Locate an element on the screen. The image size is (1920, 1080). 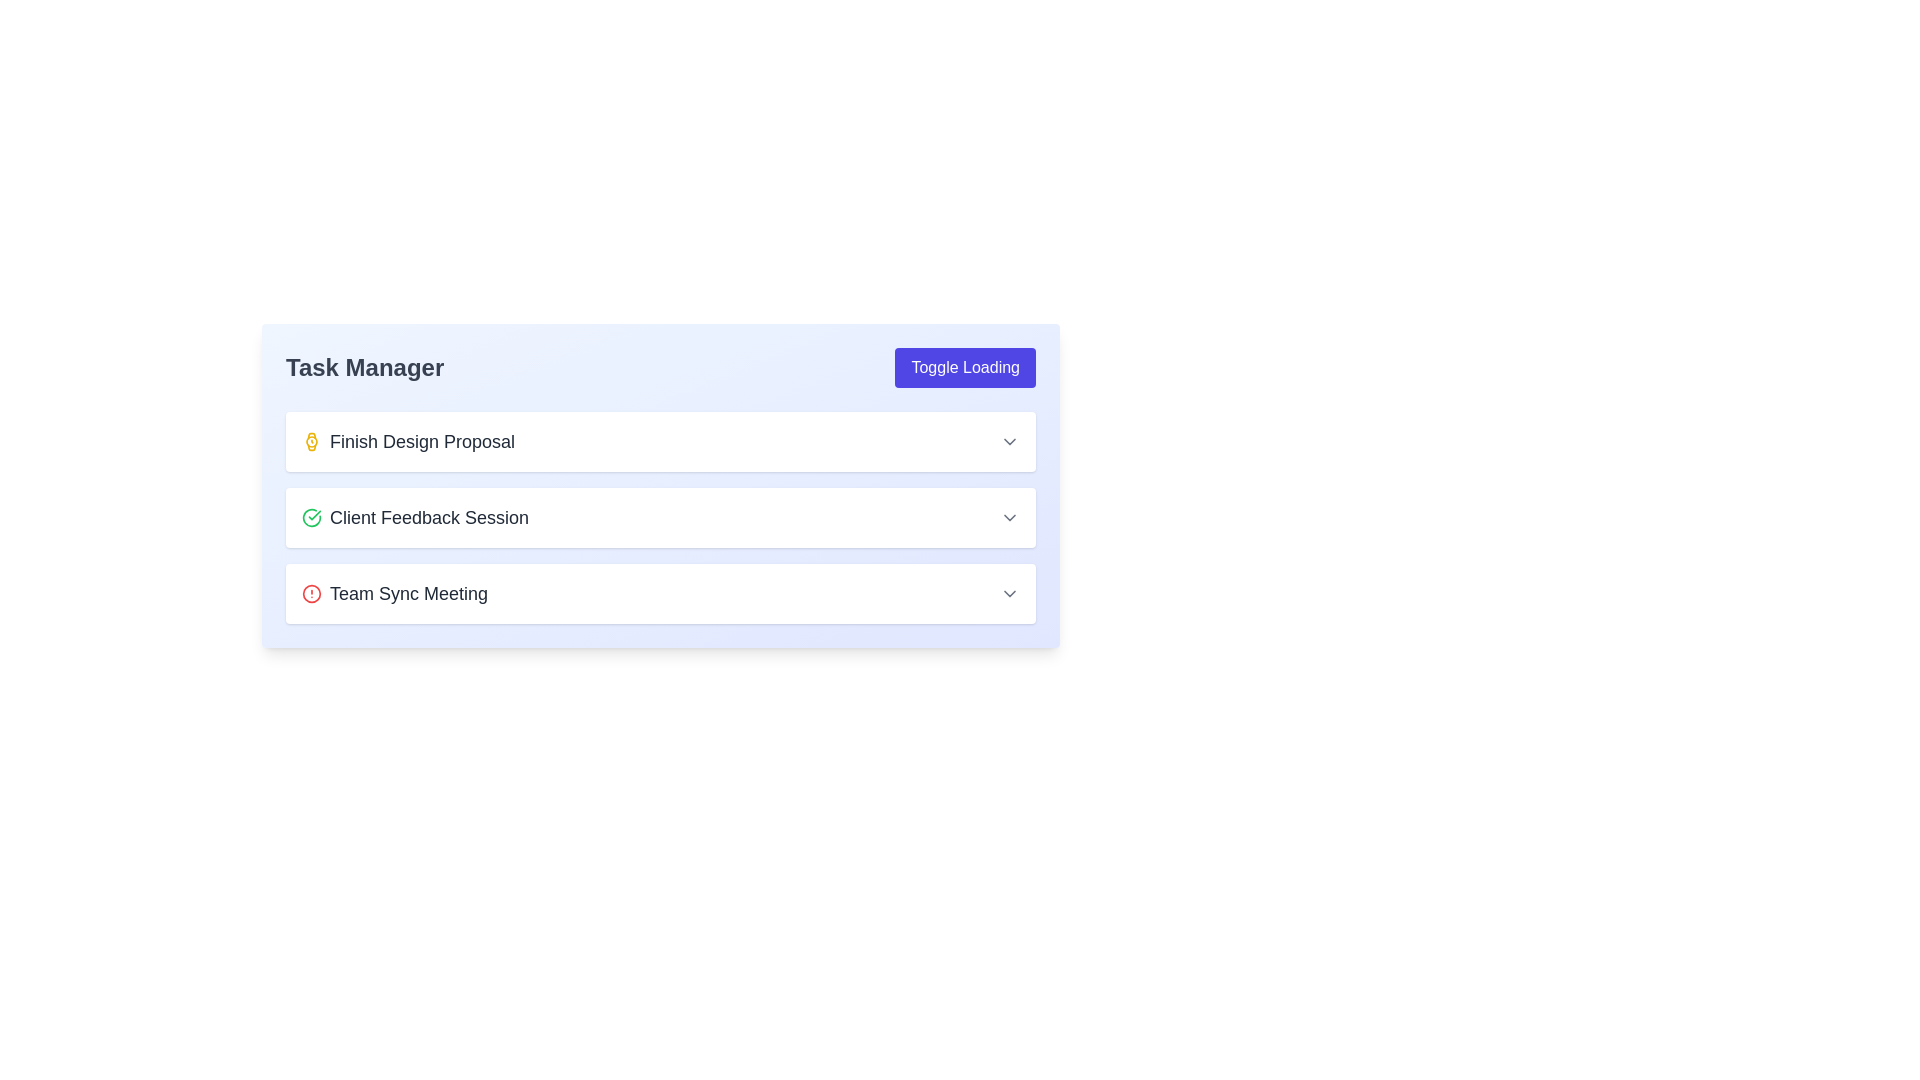
the 'Team Sync Meeting' task item in the Task Manager is located at coordinates (661, 593).